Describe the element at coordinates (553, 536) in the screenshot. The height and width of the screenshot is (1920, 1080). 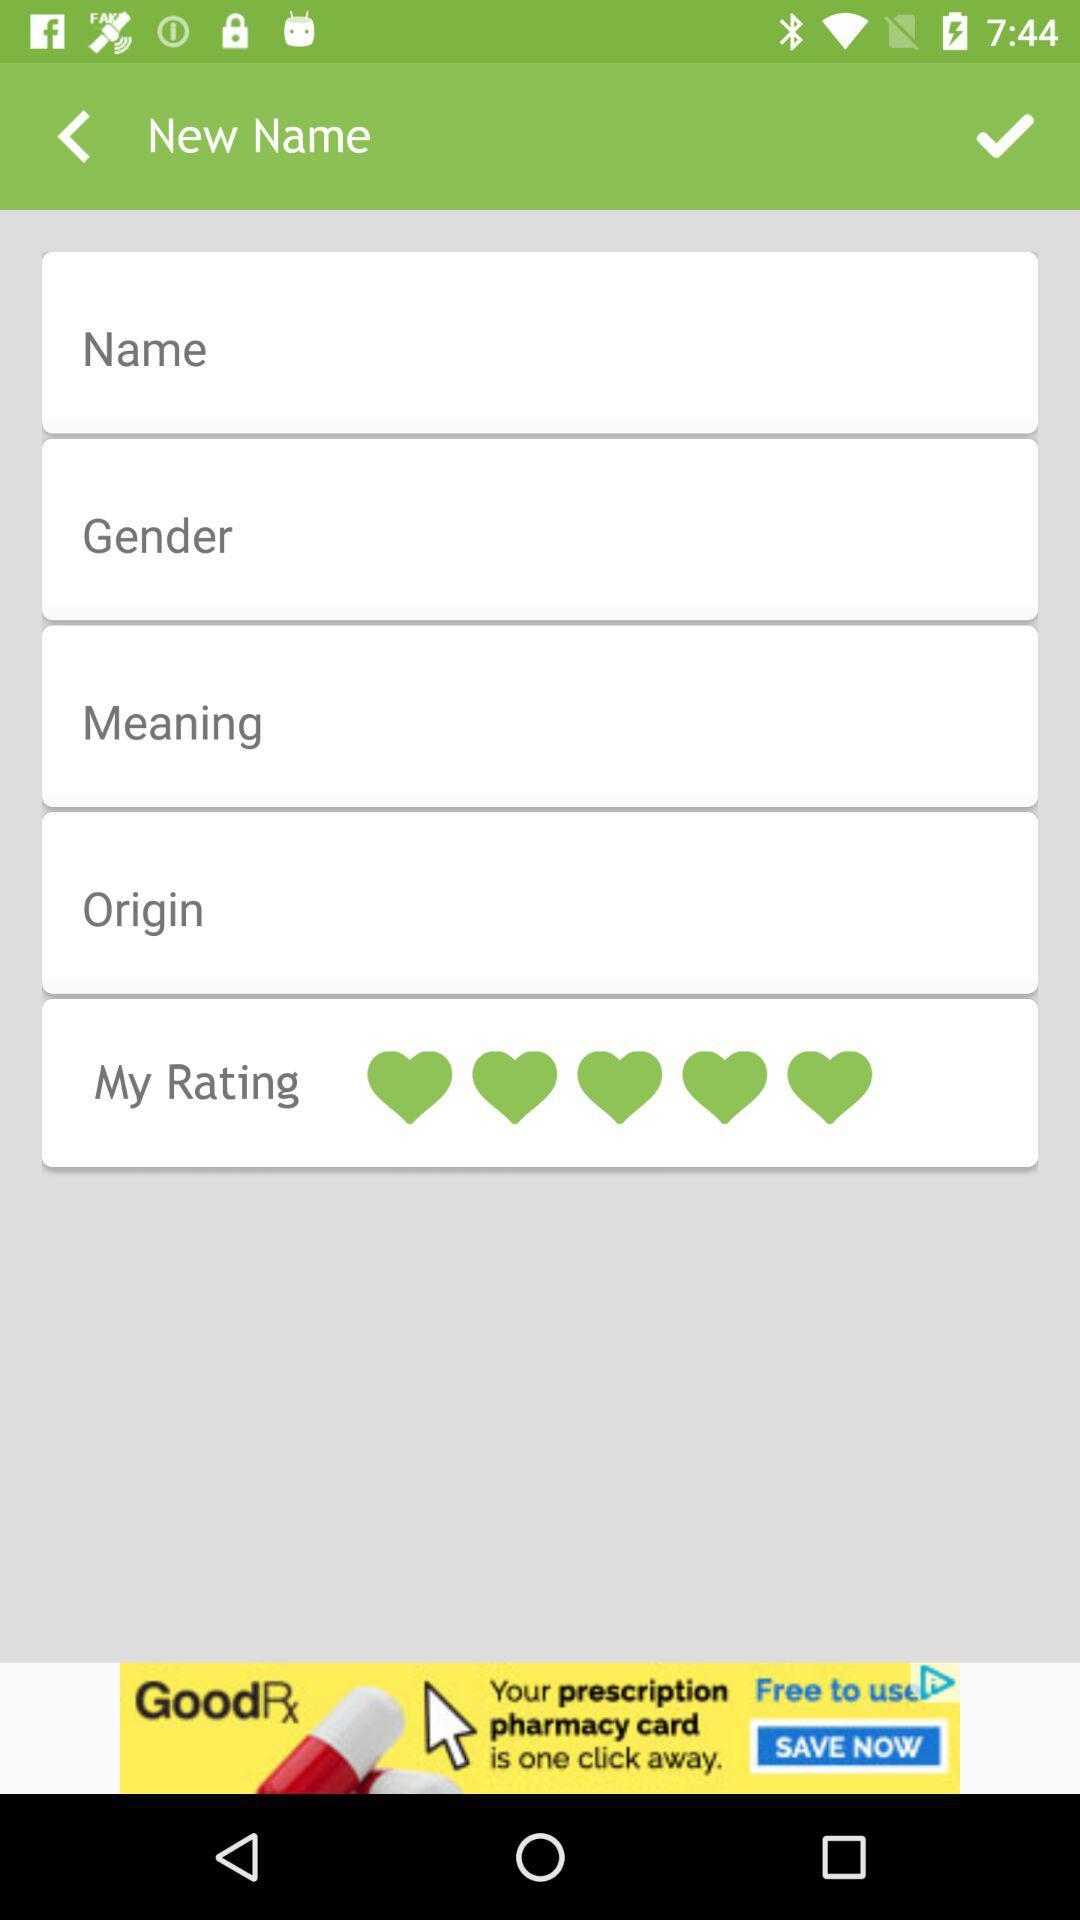
I see `gender` at that location.